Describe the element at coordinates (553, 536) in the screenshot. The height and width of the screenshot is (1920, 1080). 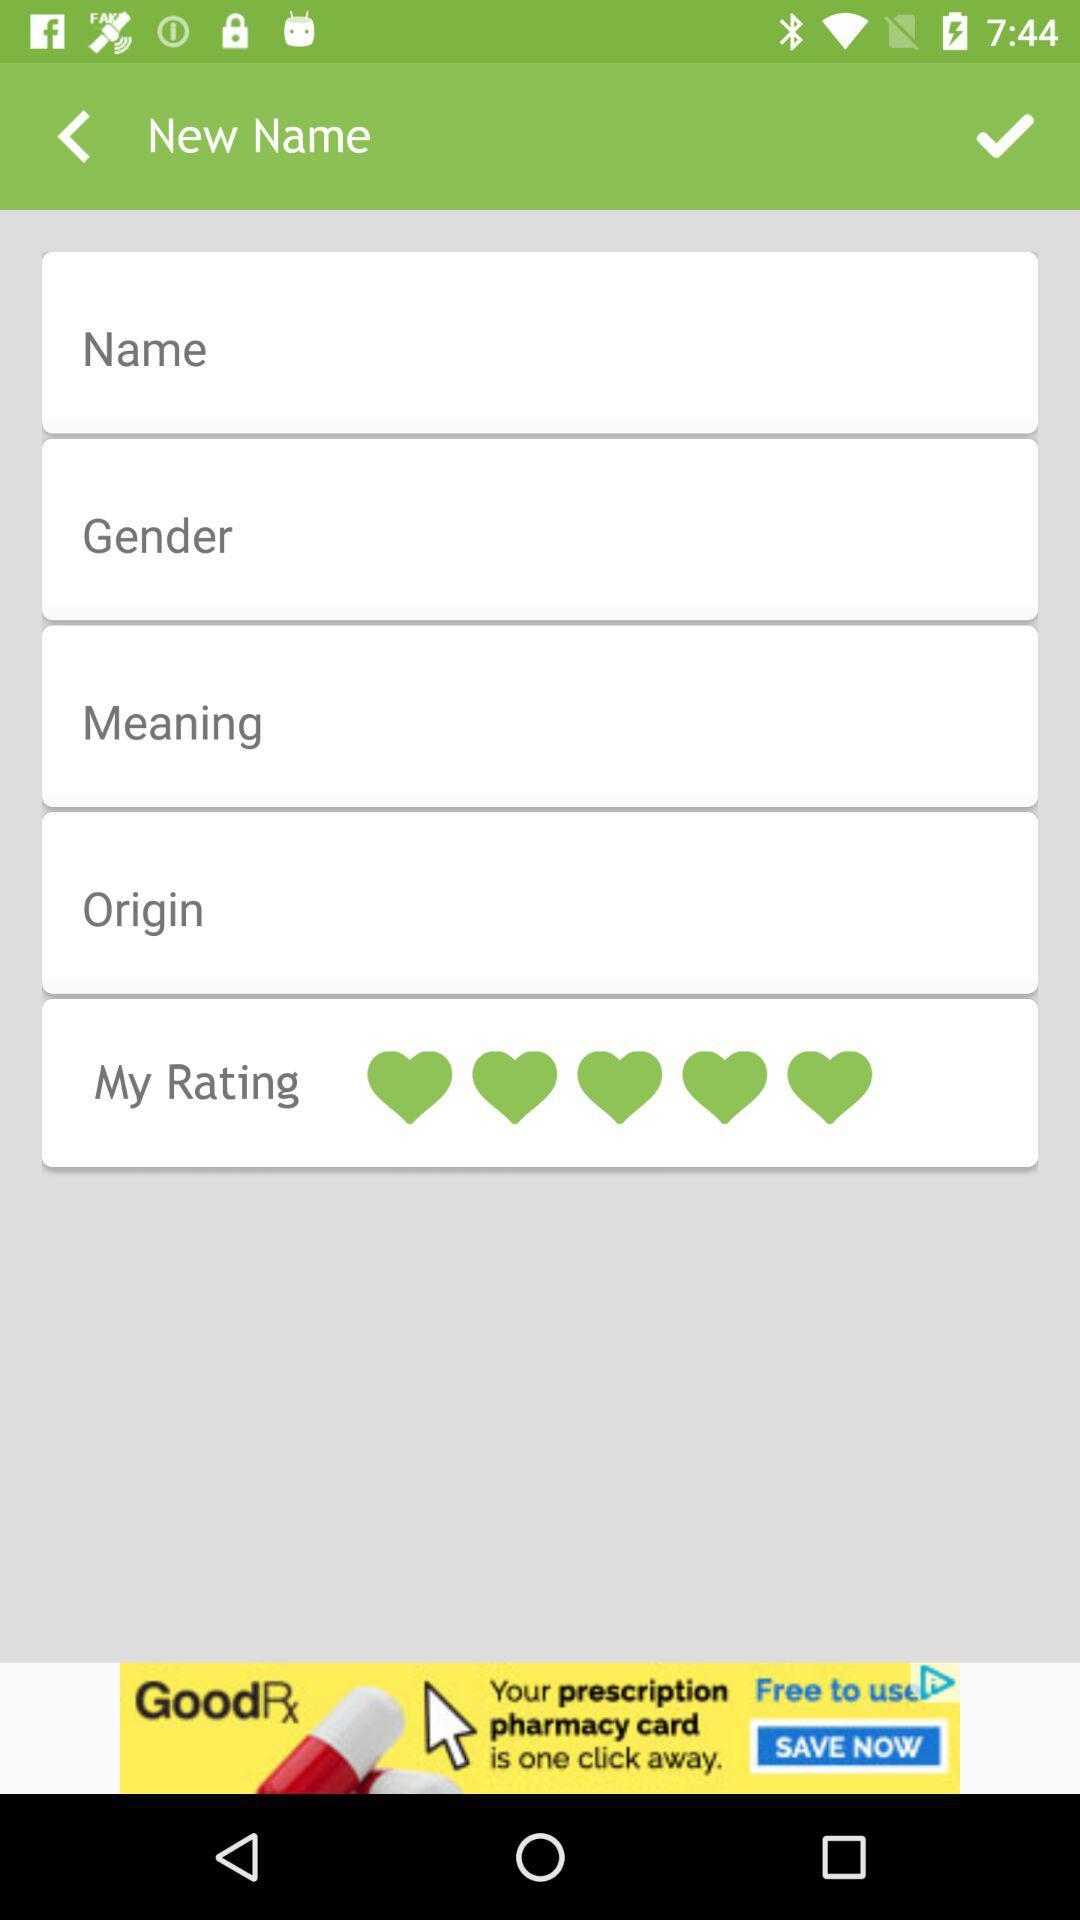
I see `gender` at that location.